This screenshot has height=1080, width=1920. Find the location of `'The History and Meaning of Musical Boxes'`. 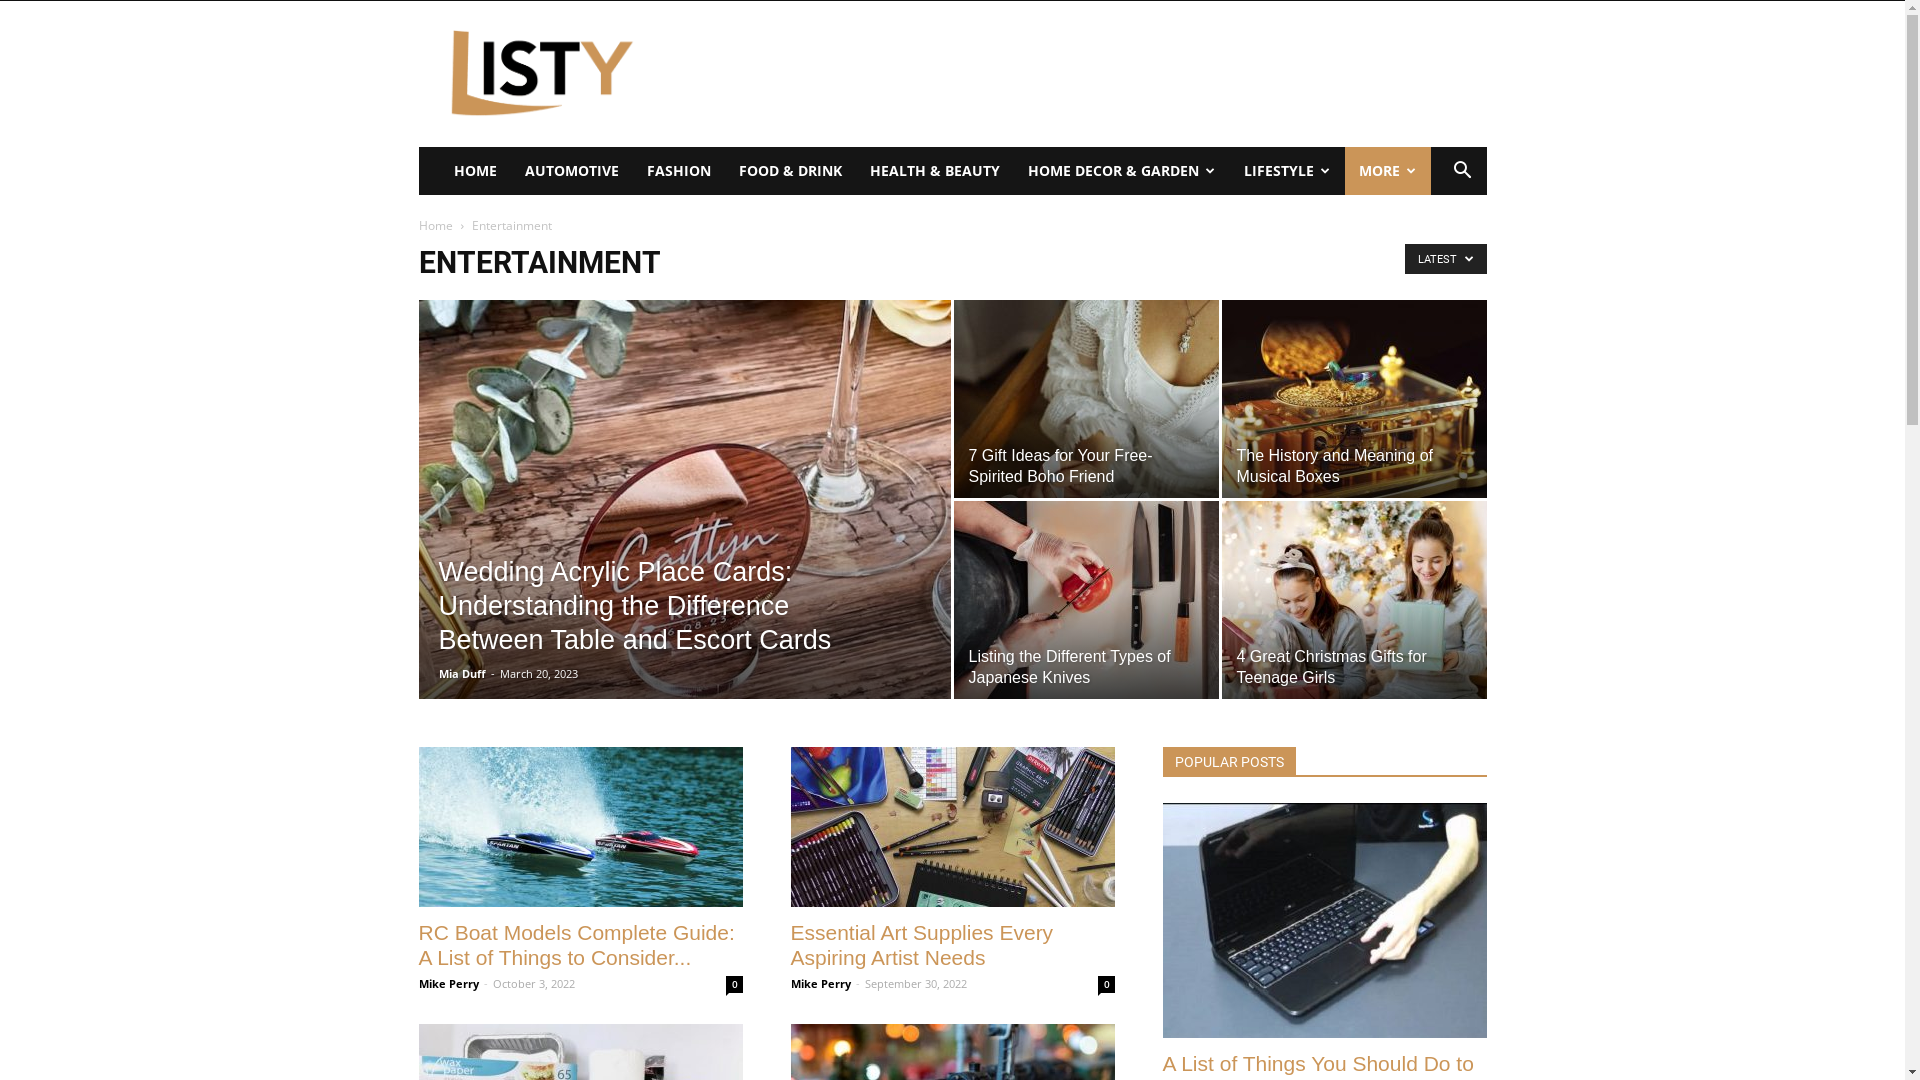

'The History and Meaning of Musical Boxes' is located at coordinates (1354, 398).